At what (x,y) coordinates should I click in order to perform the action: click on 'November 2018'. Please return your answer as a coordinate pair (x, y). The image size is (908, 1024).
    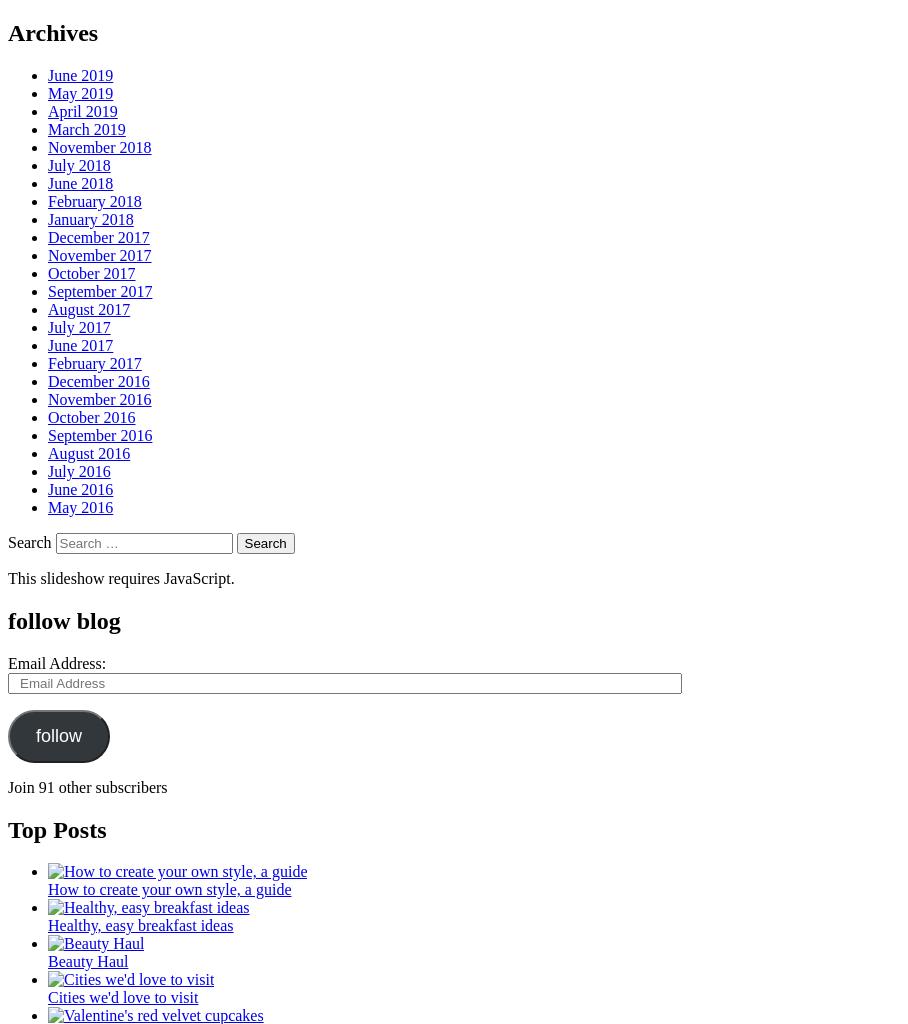
    Looking at the image, I should click on (98, 145).